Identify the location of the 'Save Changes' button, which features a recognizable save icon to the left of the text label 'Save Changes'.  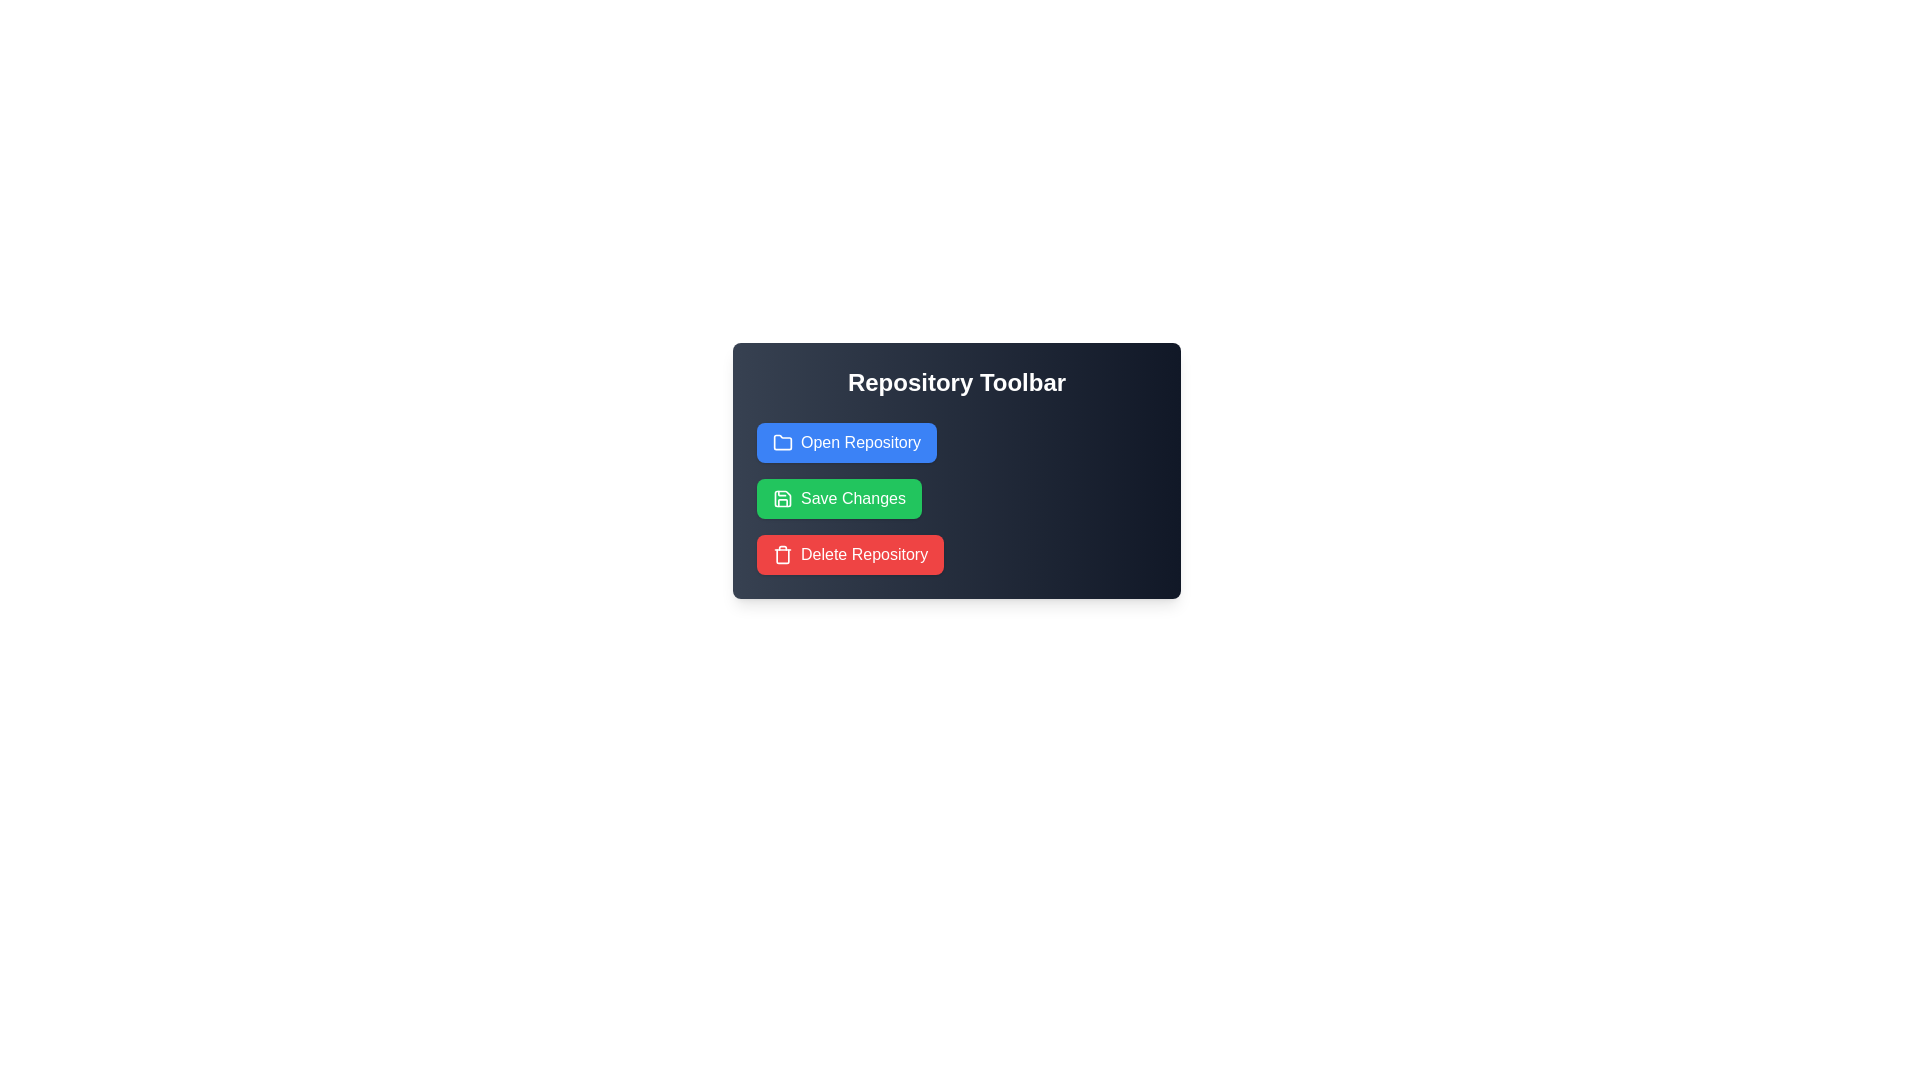
(781, 497).